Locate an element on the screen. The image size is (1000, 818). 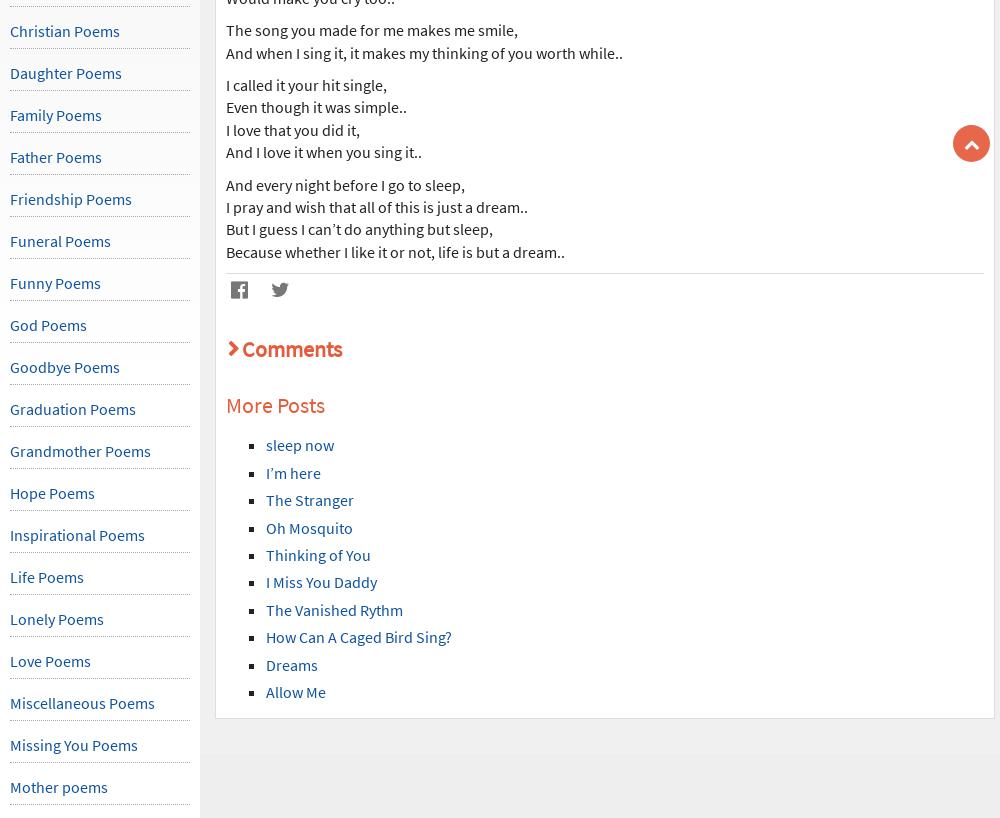
'Dreams' is located at coordinates (266, 663).